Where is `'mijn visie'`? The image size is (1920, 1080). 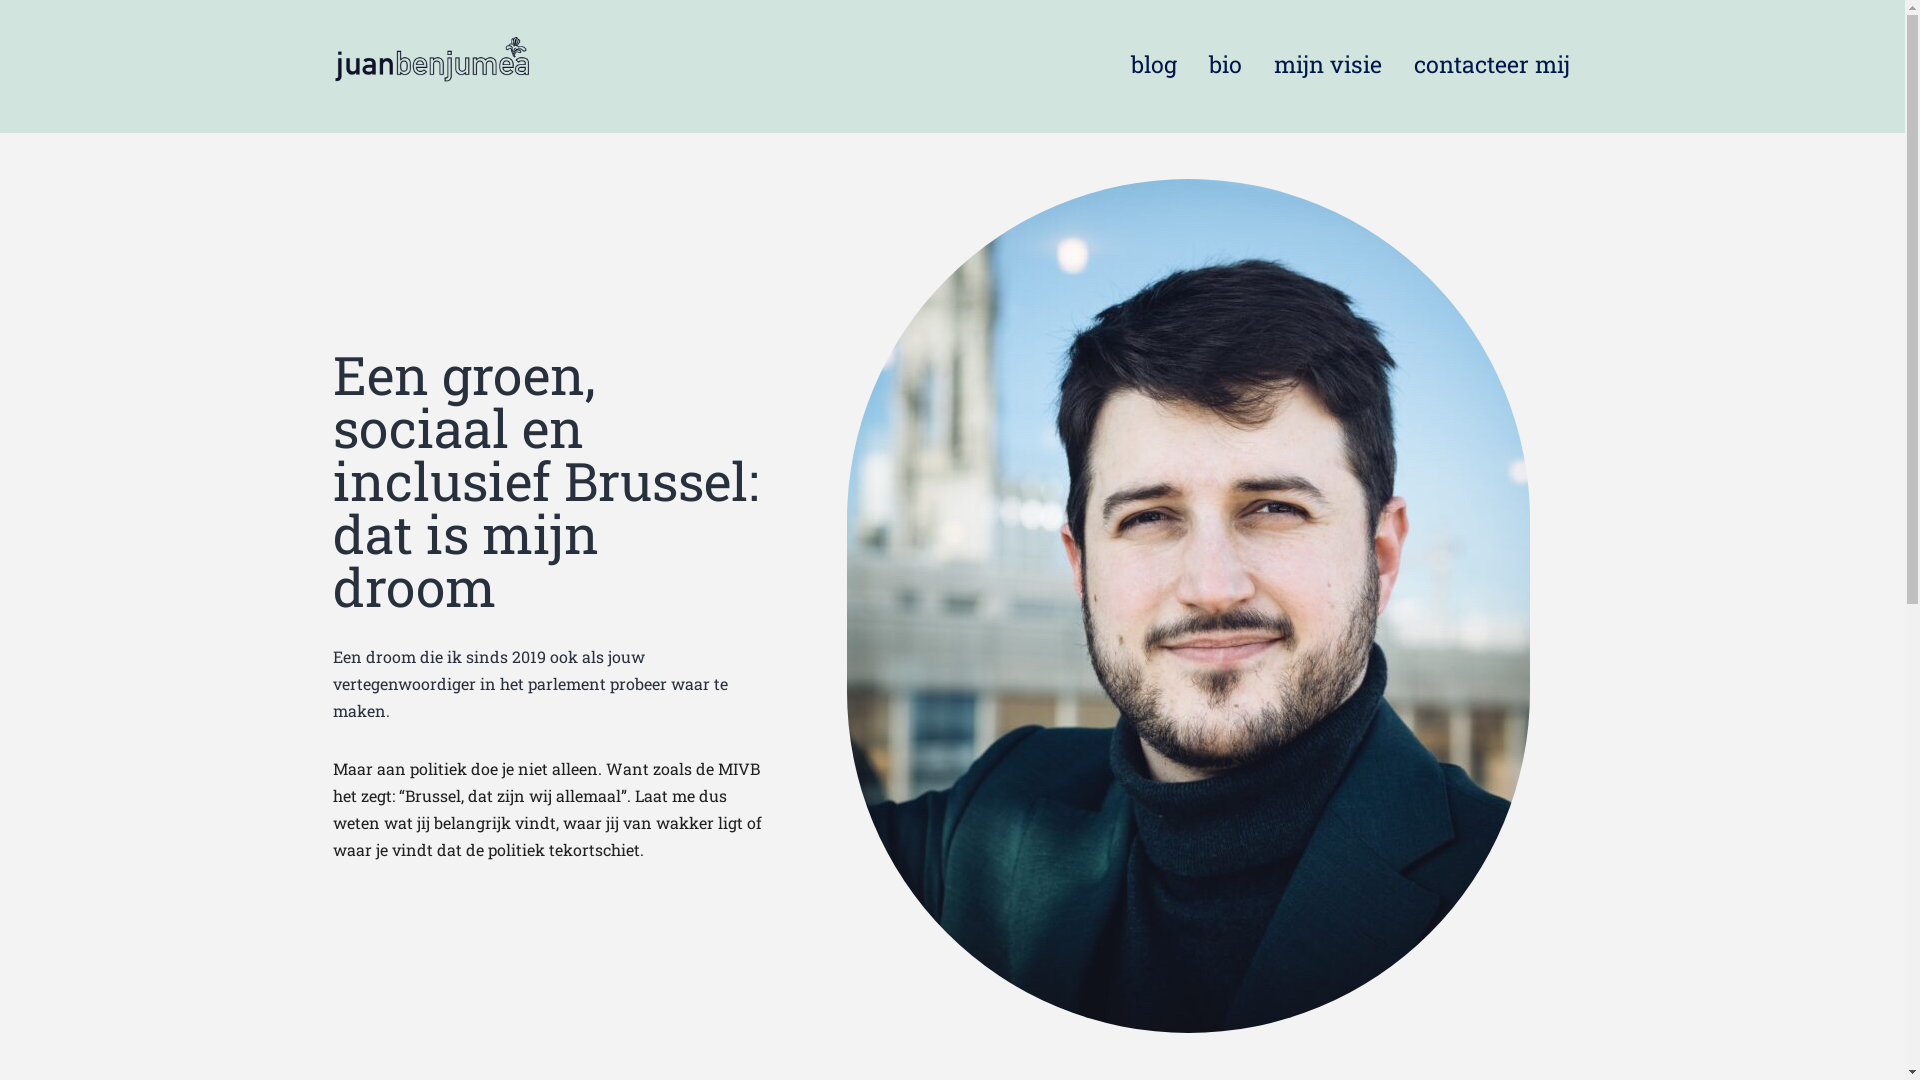 'mijn visie' is located at coordinates (1328, 63).